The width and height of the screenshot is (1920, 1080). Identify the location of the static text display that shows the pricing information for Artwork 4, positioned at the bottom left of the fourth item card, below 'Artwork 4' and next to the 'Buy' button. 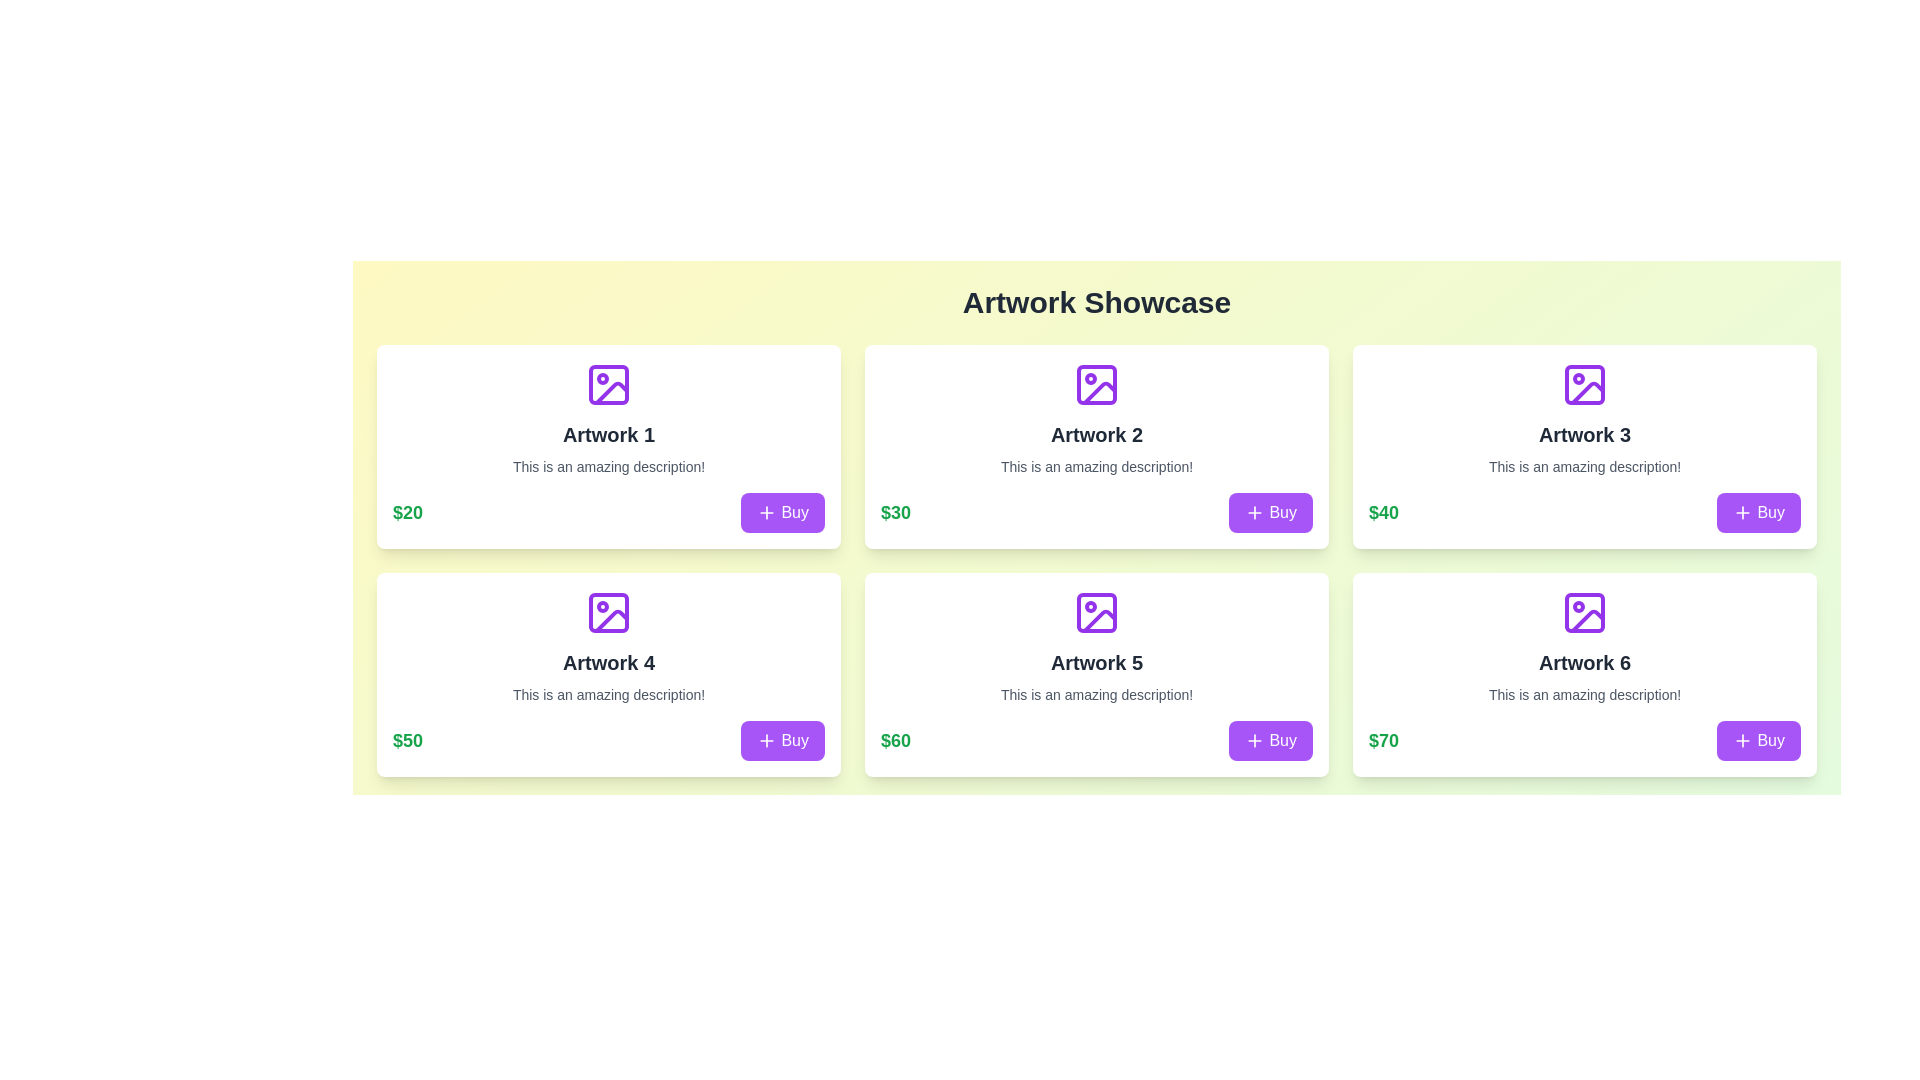
(407, 740).